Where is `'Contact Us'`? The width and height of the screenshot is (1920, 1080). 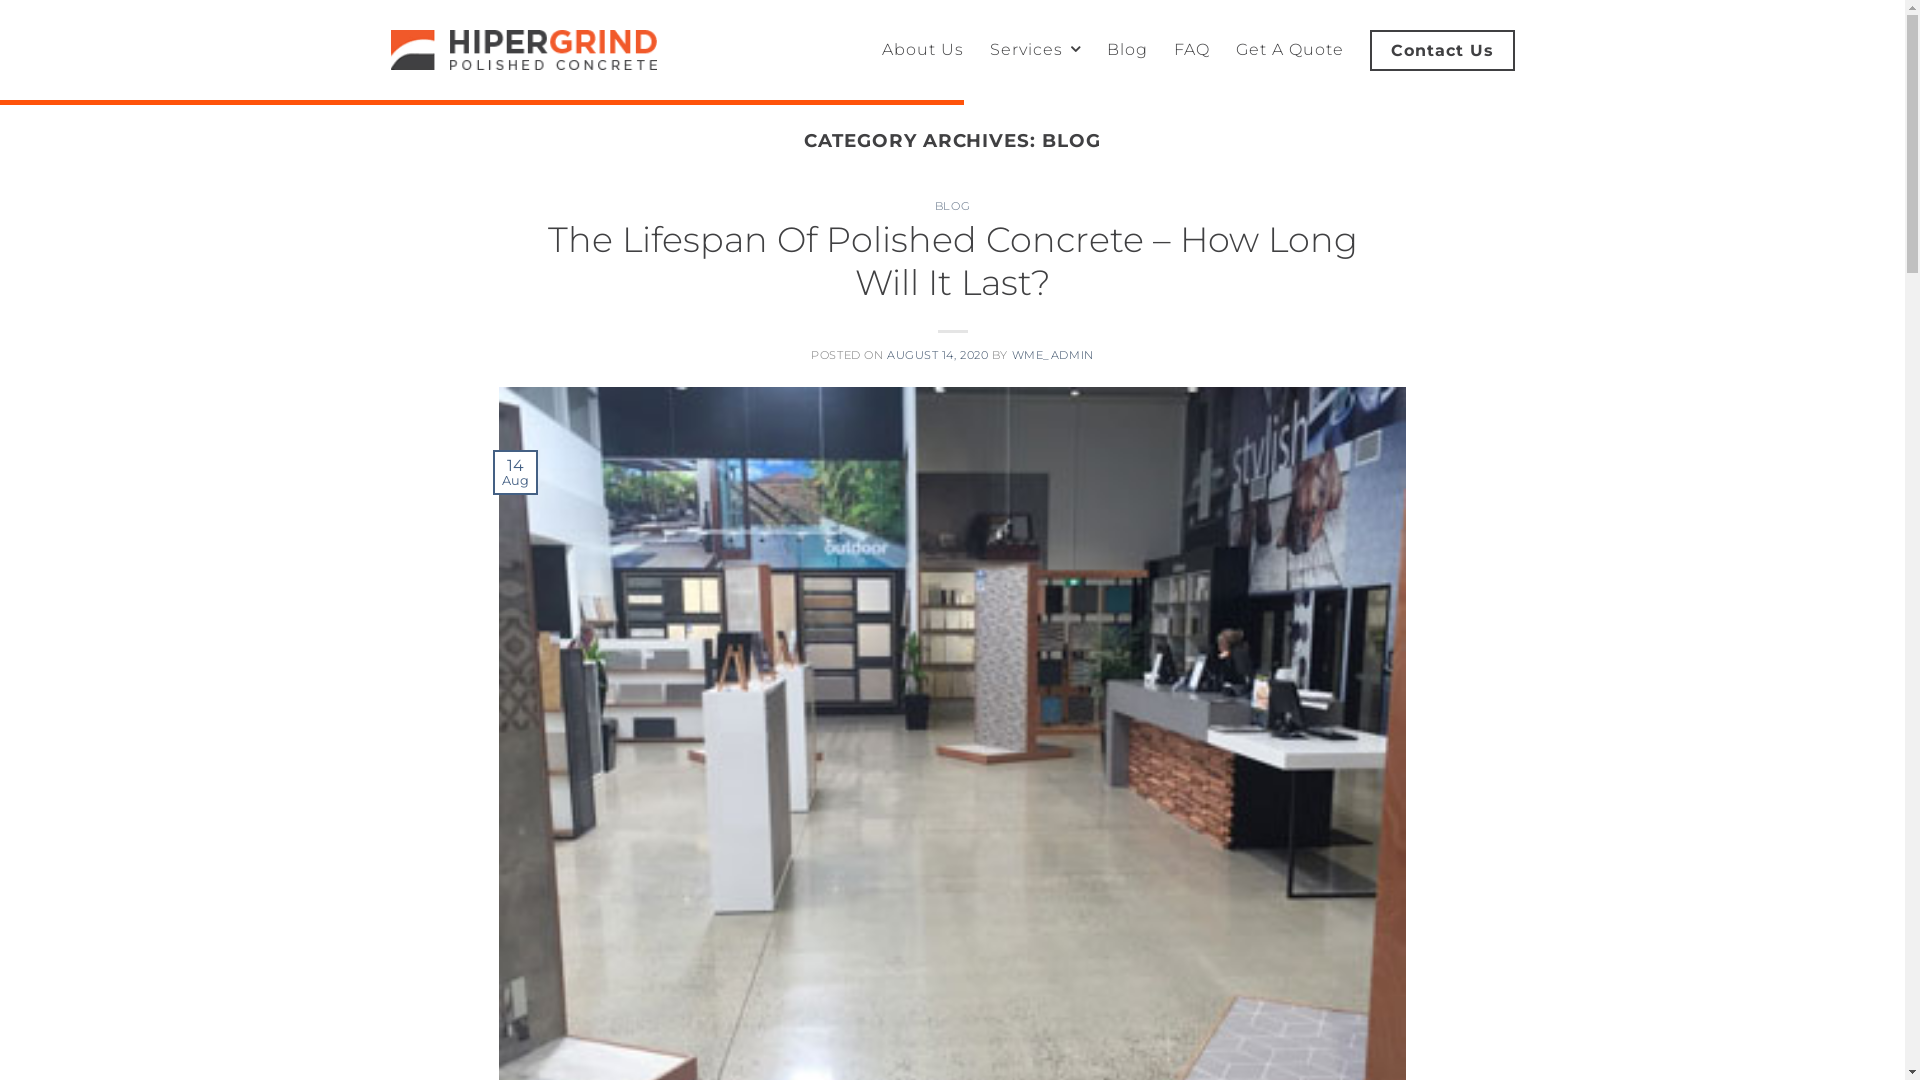 'Contact Us' is located at coordinates (1442, 49).